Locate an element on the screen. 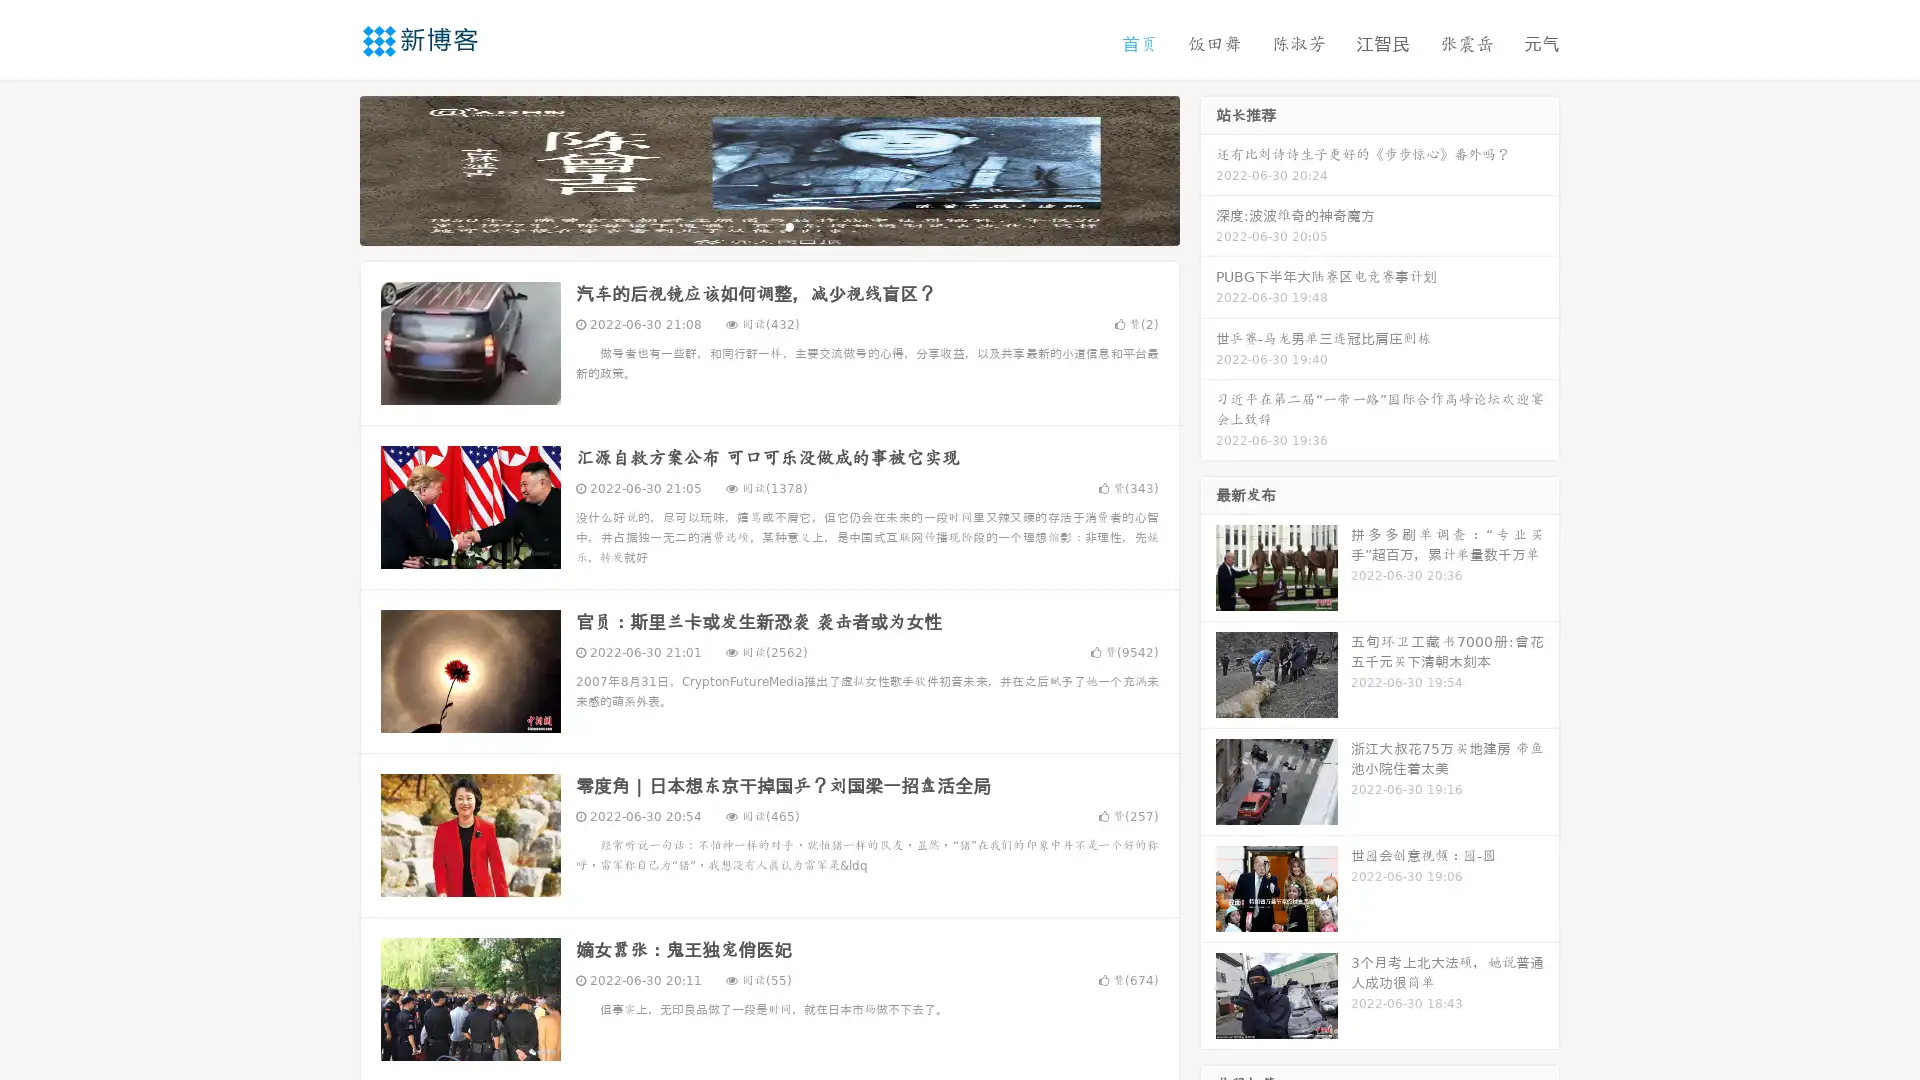  Next slide is located at coordinates (1208, 168).